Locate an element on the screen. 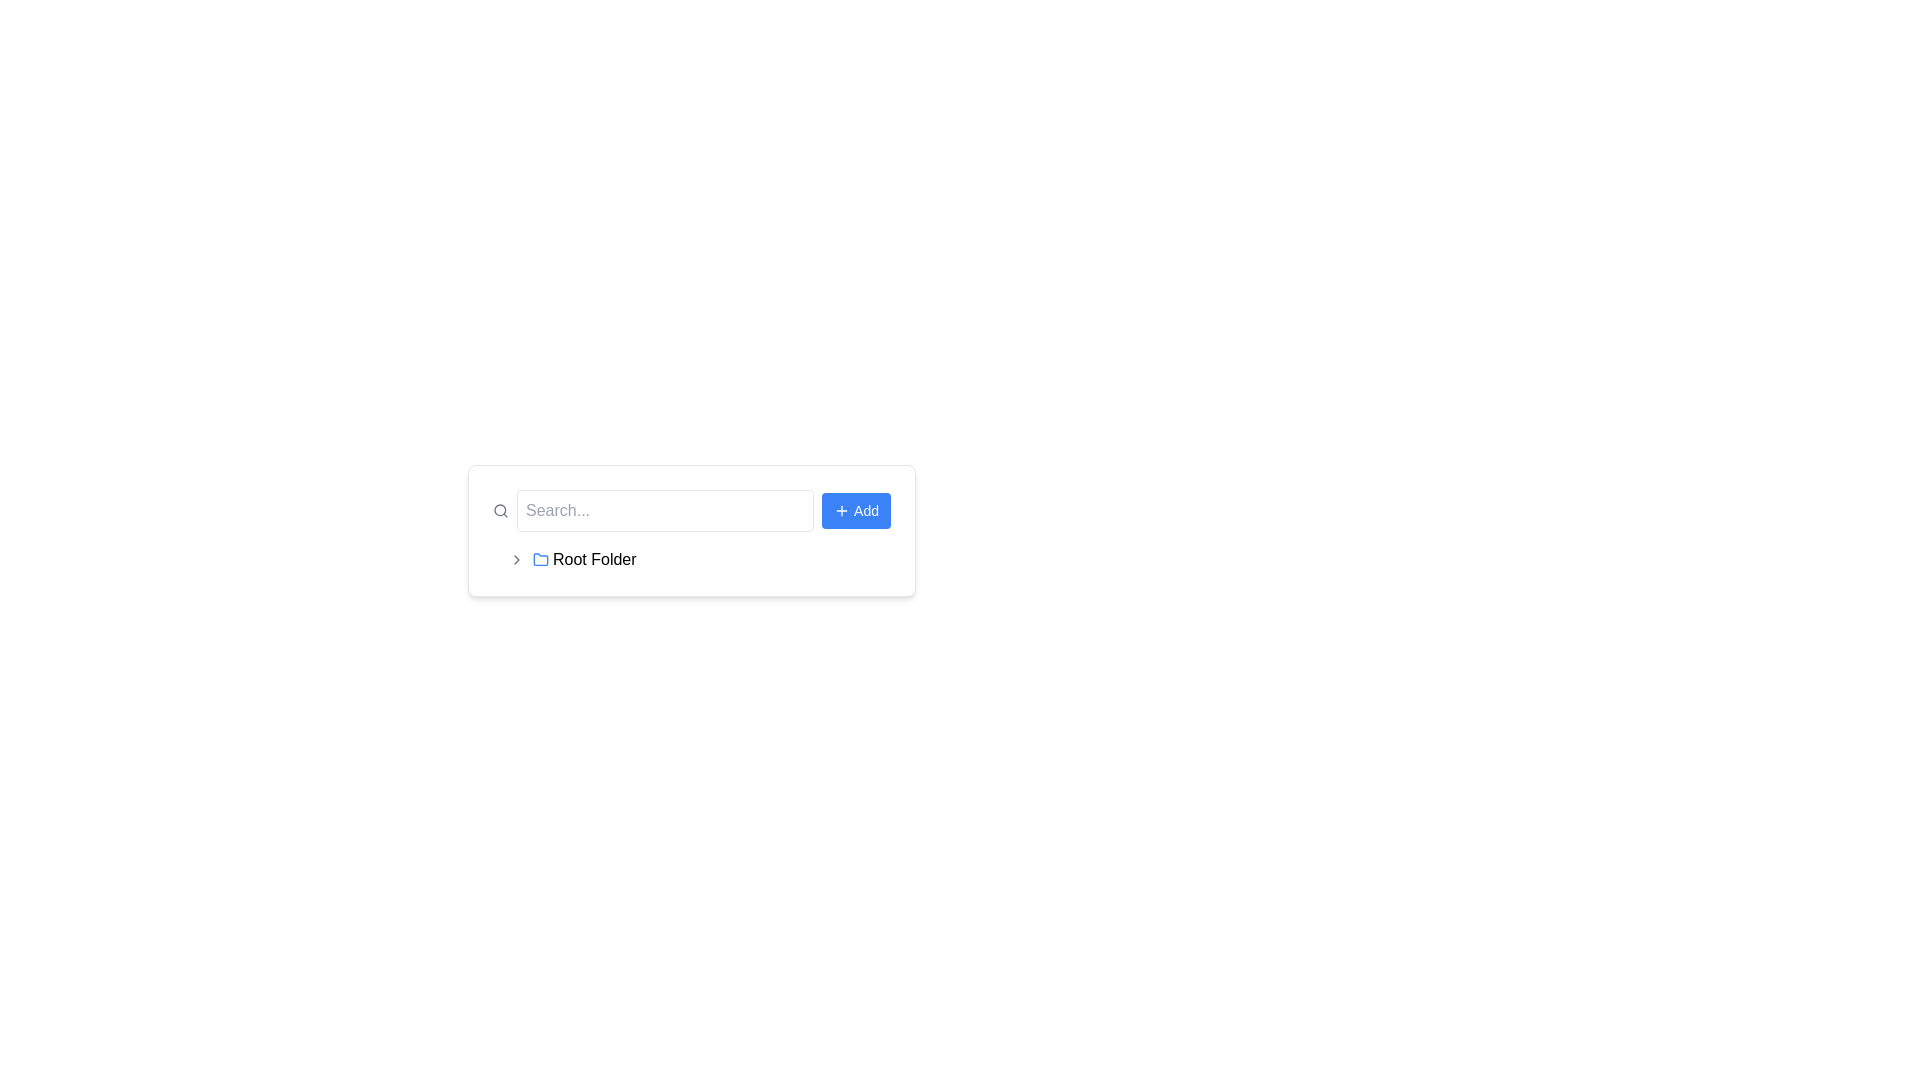 The height and width of the screenshot is (1080, 1920). the folder icon representing the 'Root Folder', which is located to the left of the text label 'Root Folder' in the lower section of the interface is located at coordinates (541, 559).